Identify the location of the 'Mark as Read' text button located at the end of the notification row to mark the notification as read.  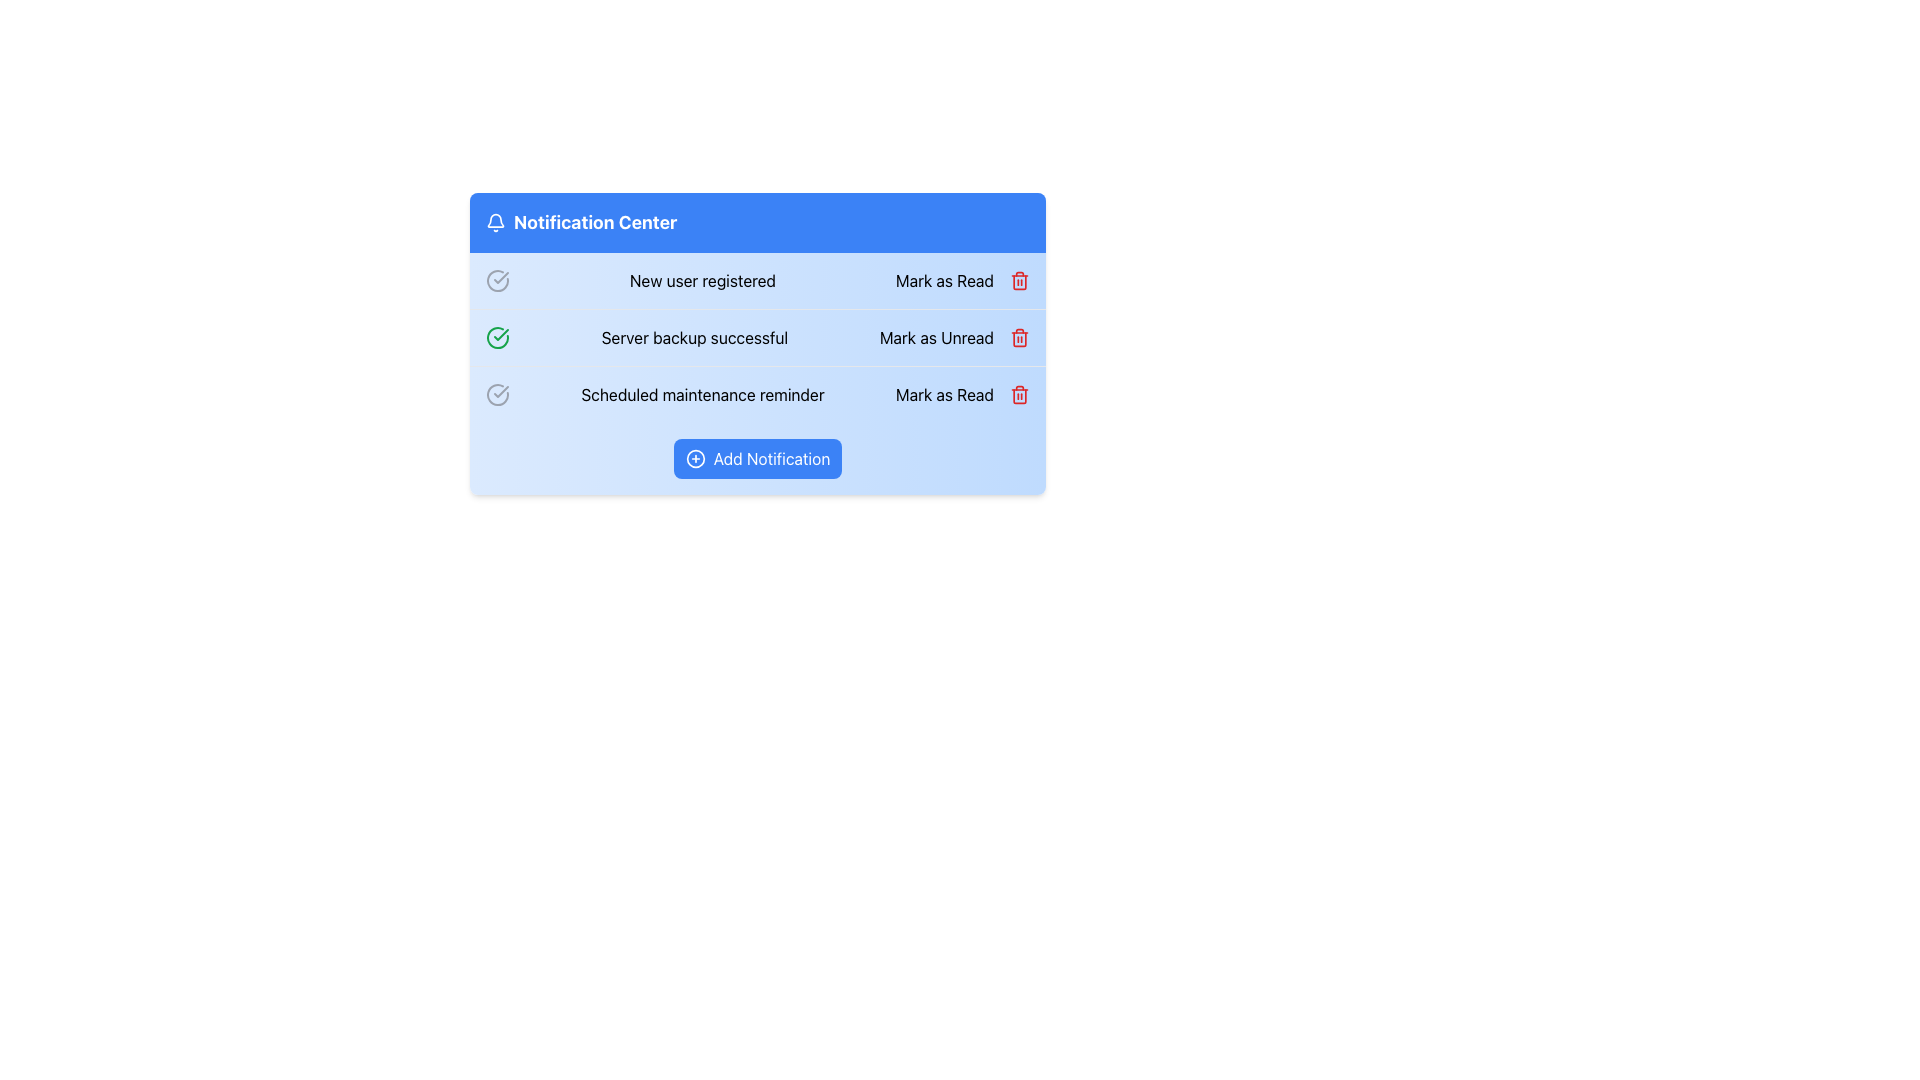
(944, 281).